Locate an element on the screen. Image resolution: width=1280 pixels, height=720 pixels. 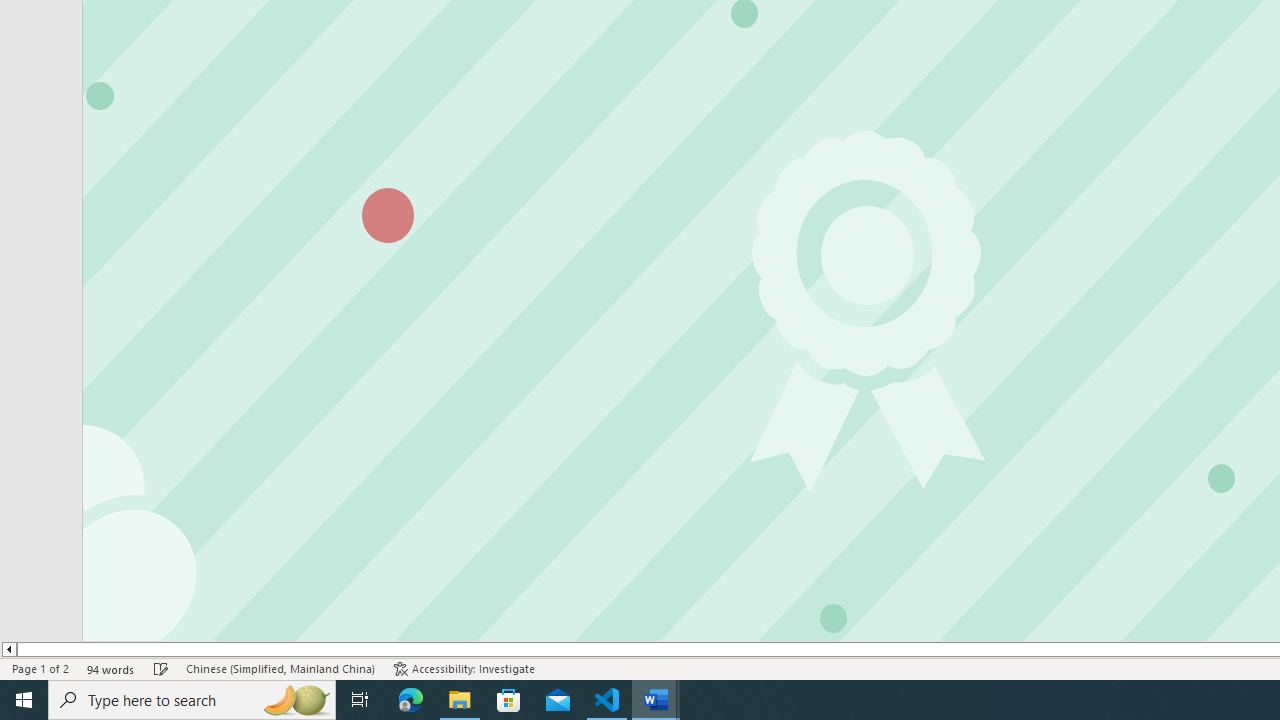
'Column left' is located at coordinates (8, 649).